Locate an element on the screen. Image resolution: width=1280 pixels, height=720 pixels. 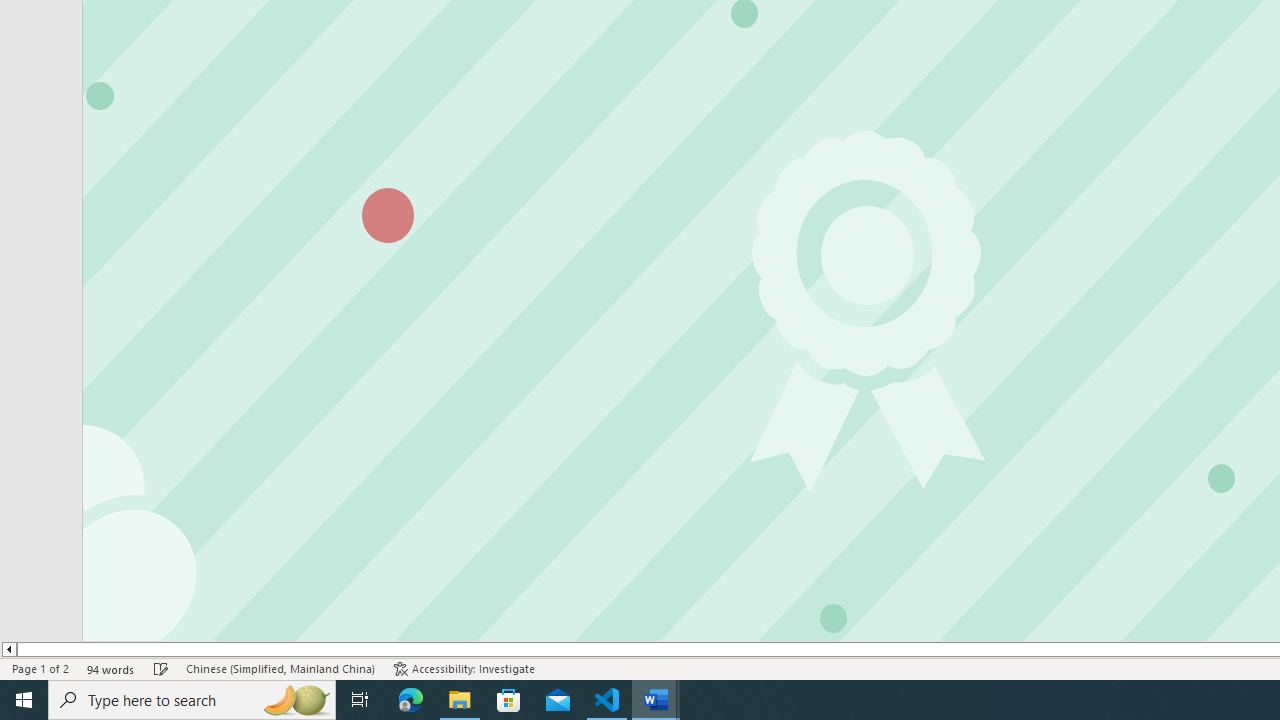
'Column left' is located at coordinates (8, 649).